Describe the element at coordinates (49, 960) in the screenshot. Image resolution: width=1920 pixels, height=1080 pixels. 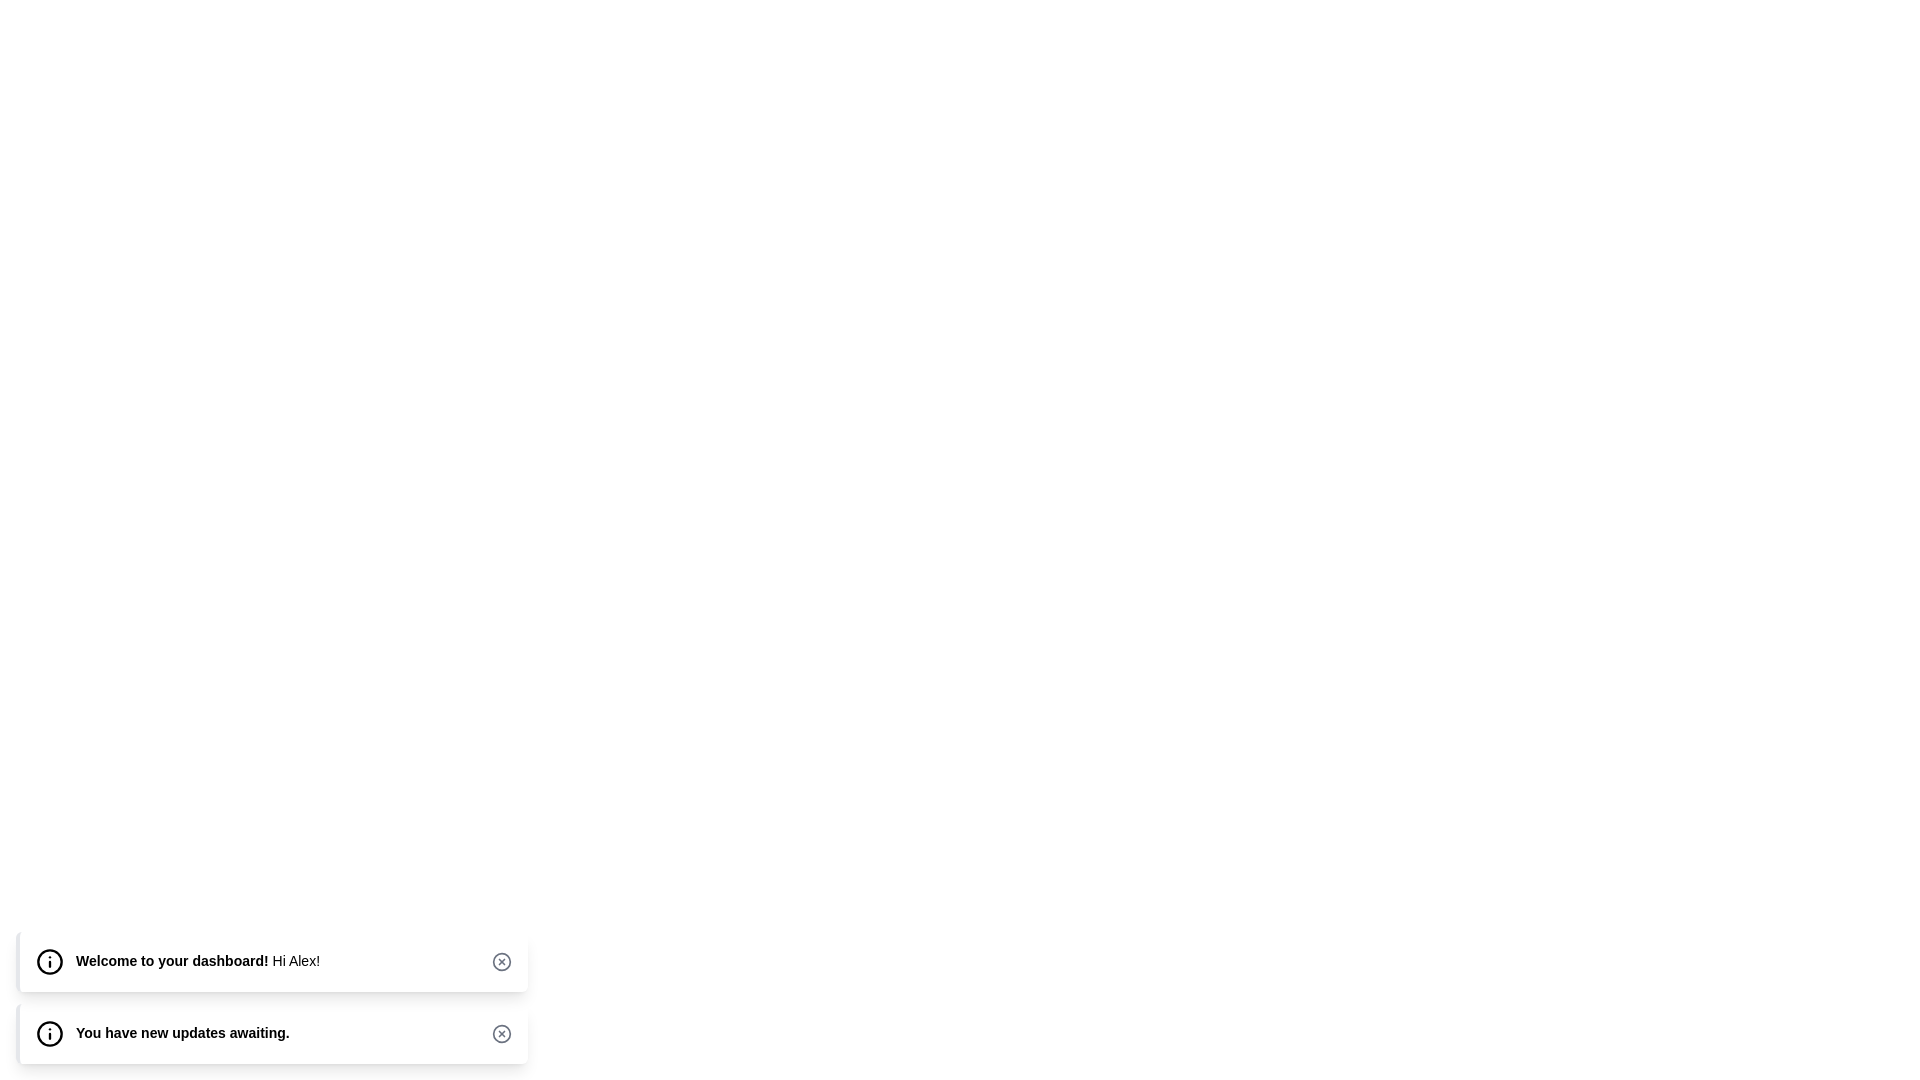
I see `the Information icon, which is a blue or green circular icon with an 'i' inside, located to the left of the message box containing 'Welcome to your dashboard! Hi Alex!'` at that location.